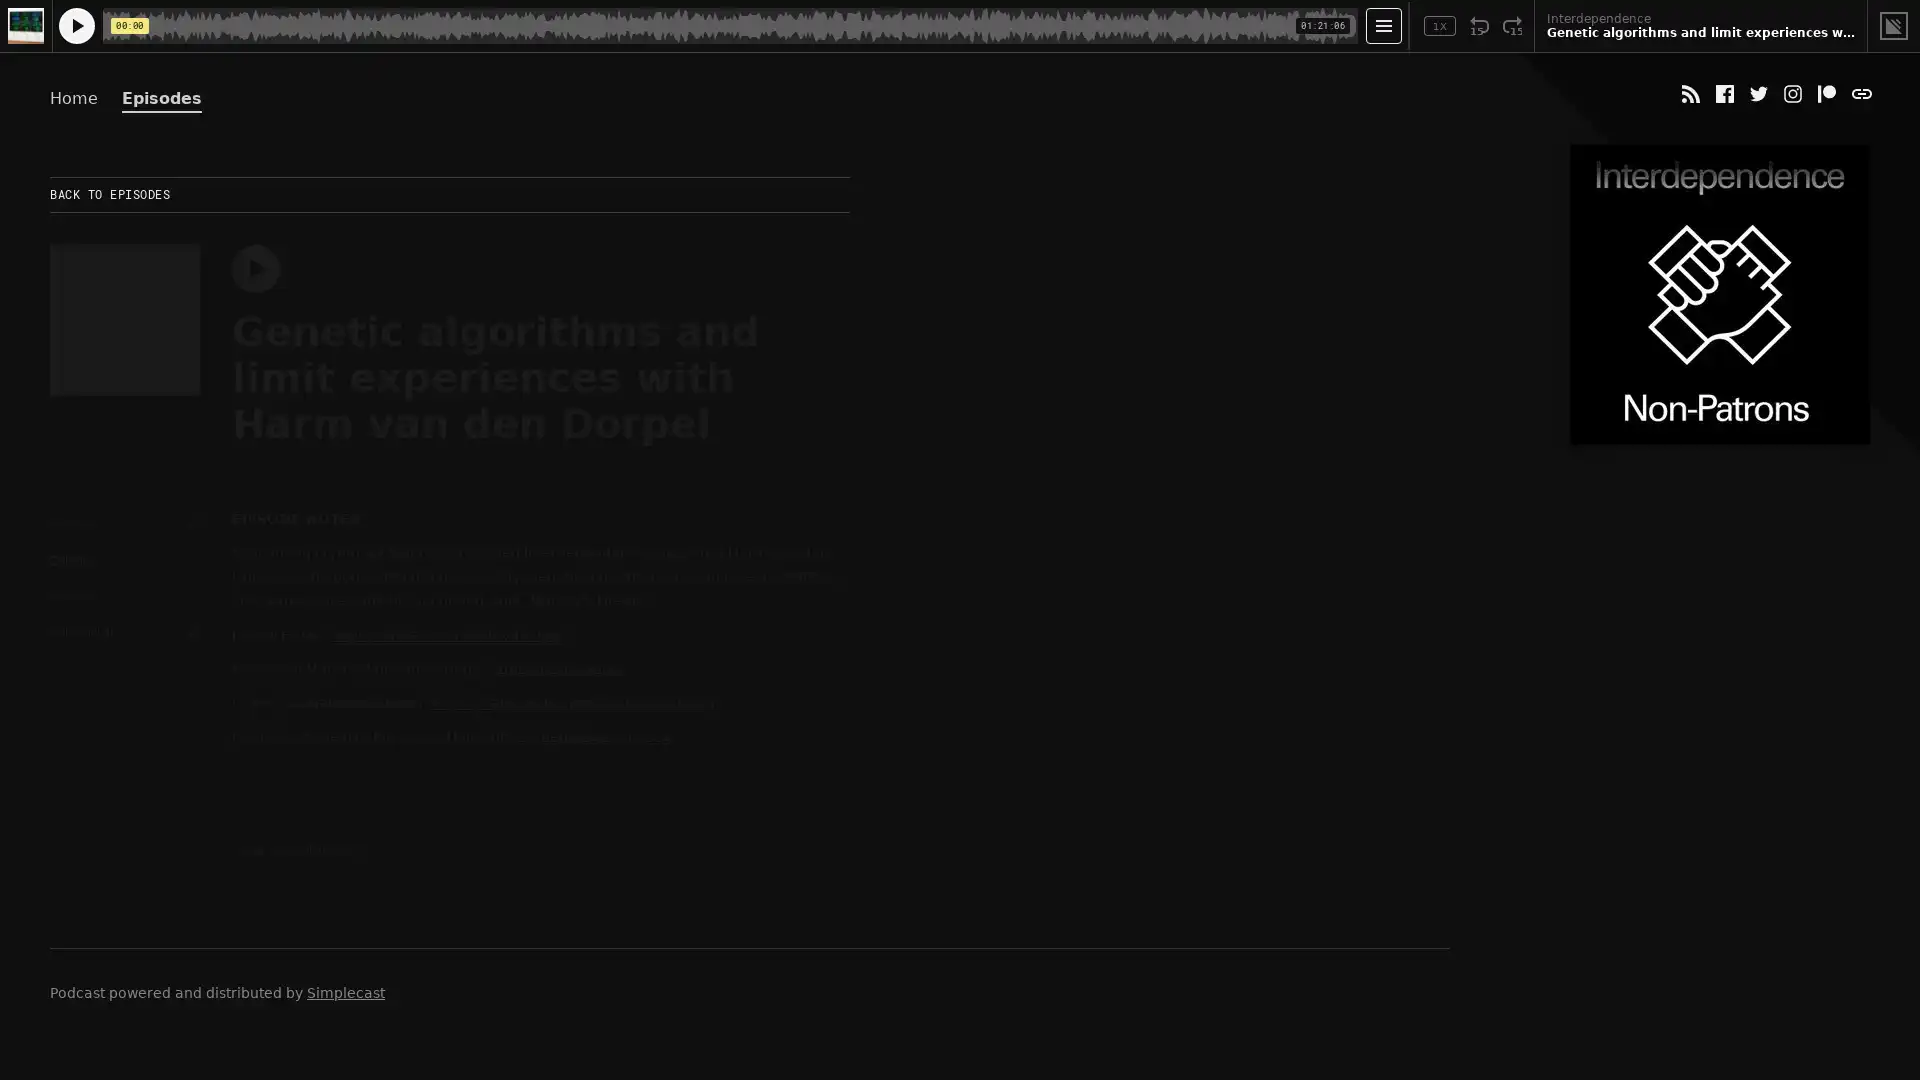 This screenshot has height=1080, width=1920. I want to click on Fast Forward 15 Seconds, so click(1512, 26).